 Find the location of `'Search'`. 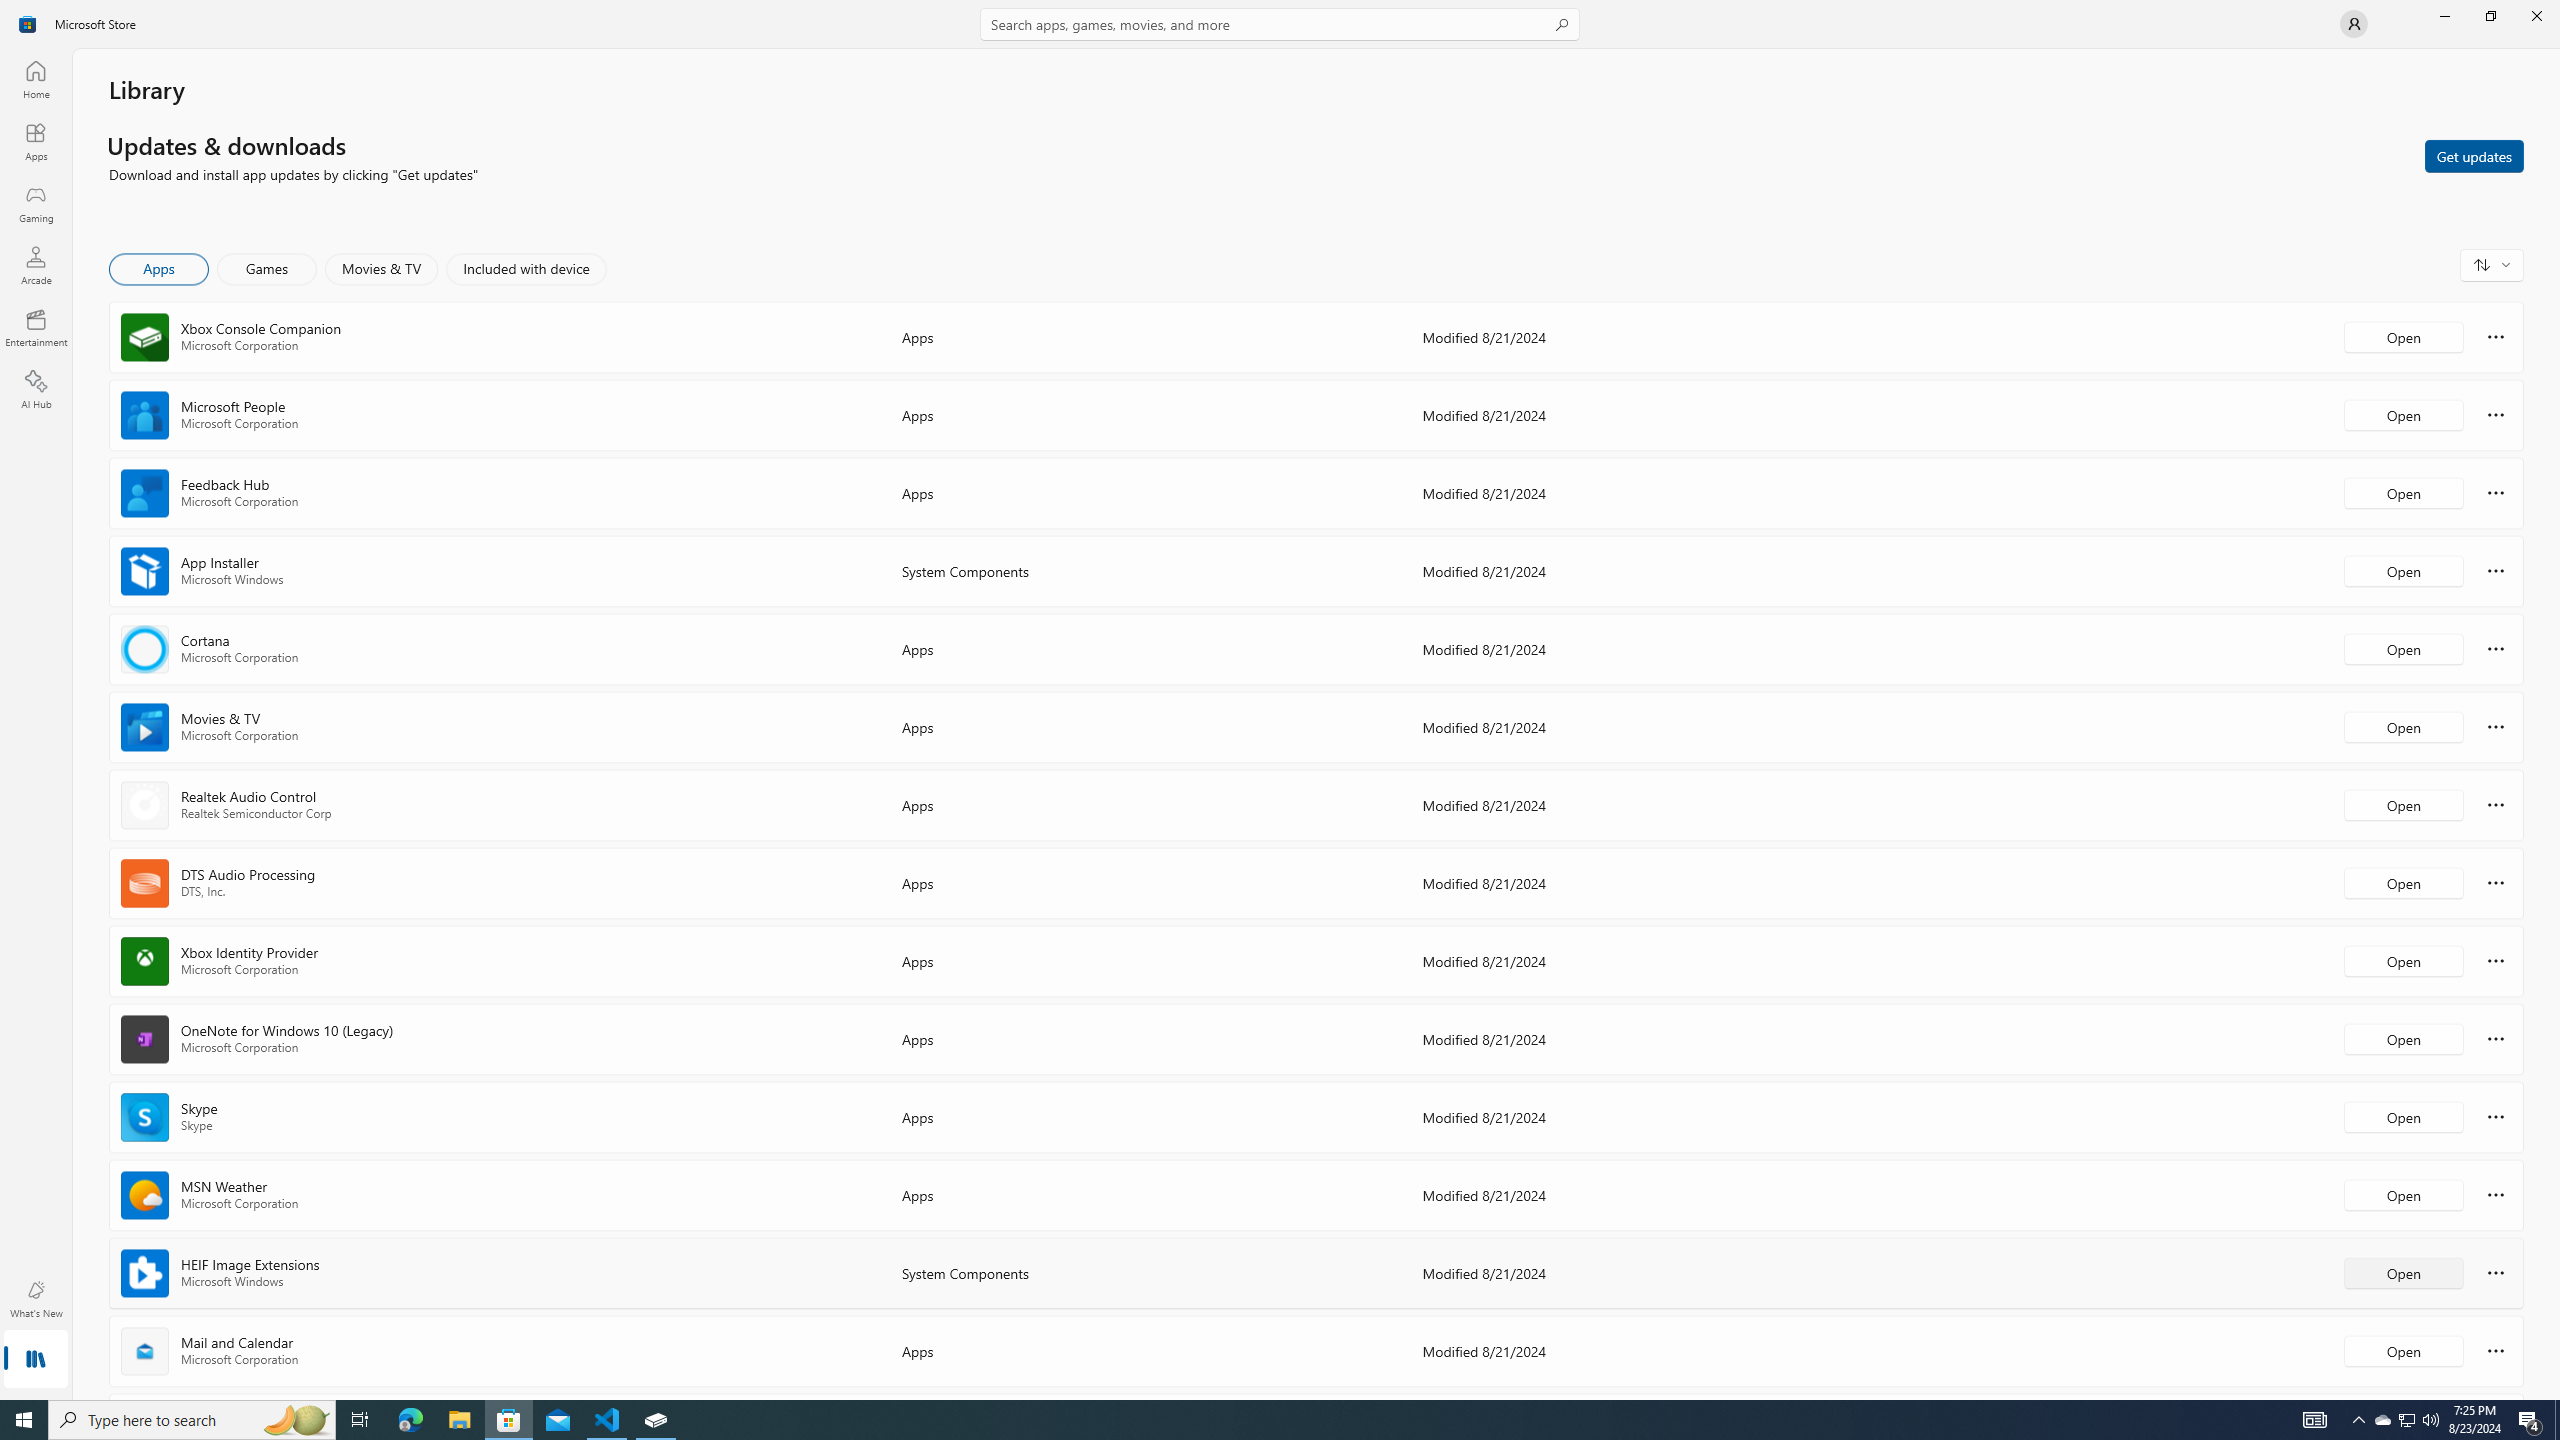

'Search' is located at coordinates (1280, 23).